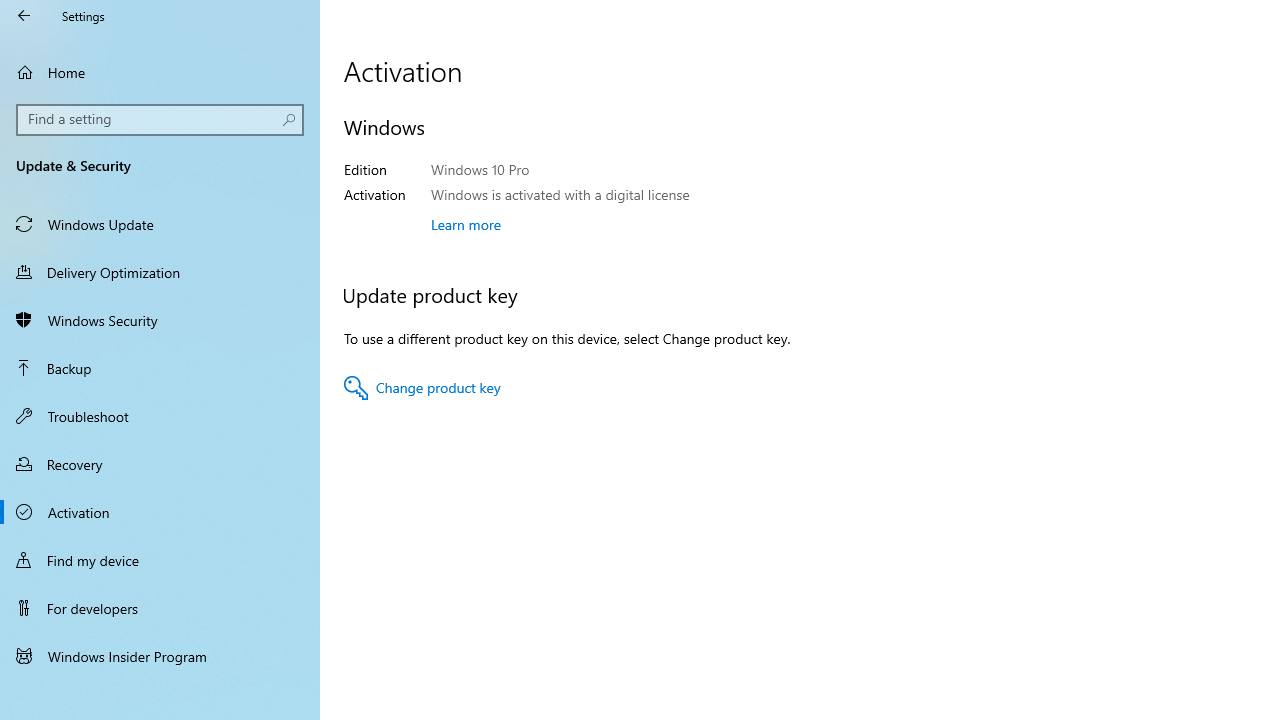 The height and width of the screenshot is (720, 1280). Describe the element at coordinates (160, 607) in the screenshot. I see `'For developers'` at that location.